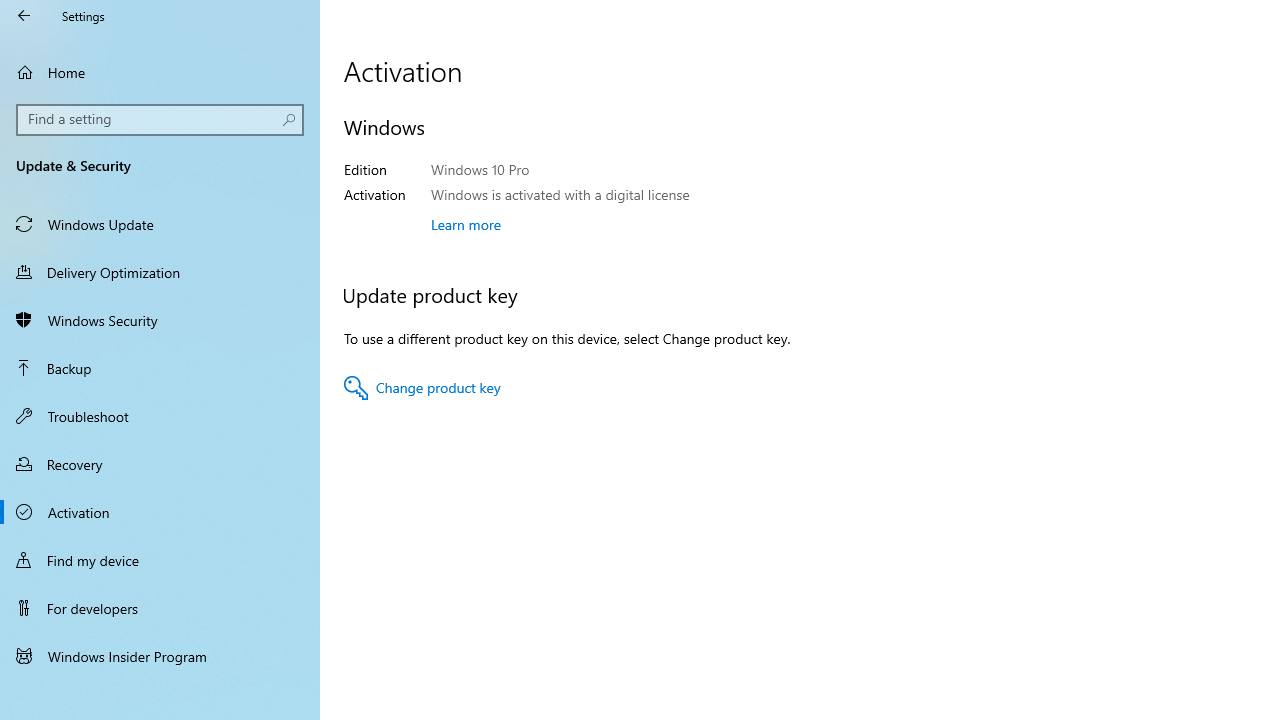 The height and width of the screenshot is (720, 1280). Describe the element at coordinates (160, 607) in the screenshot. I see `'For developers'` at that location.